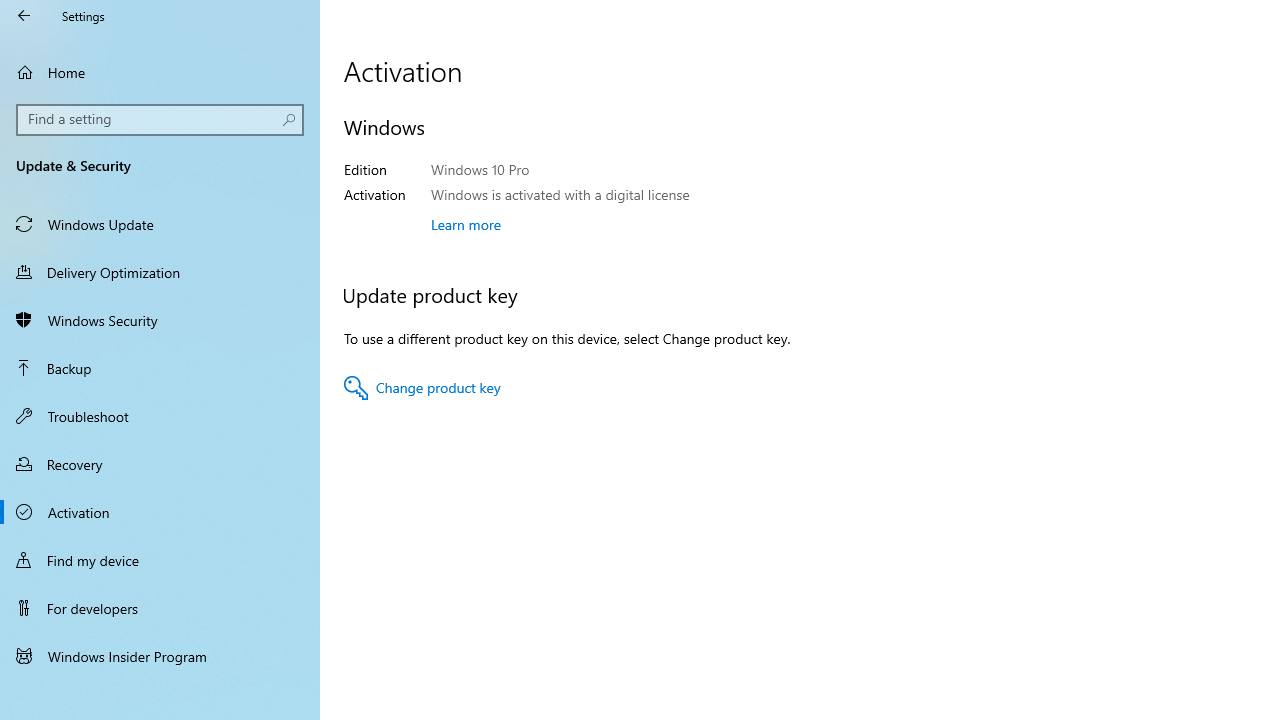 The height and width of the screenshot is (720, 1280). Describe the element at coordinates (160, 607) in the screenshot. I see `'For developers'` at that location.